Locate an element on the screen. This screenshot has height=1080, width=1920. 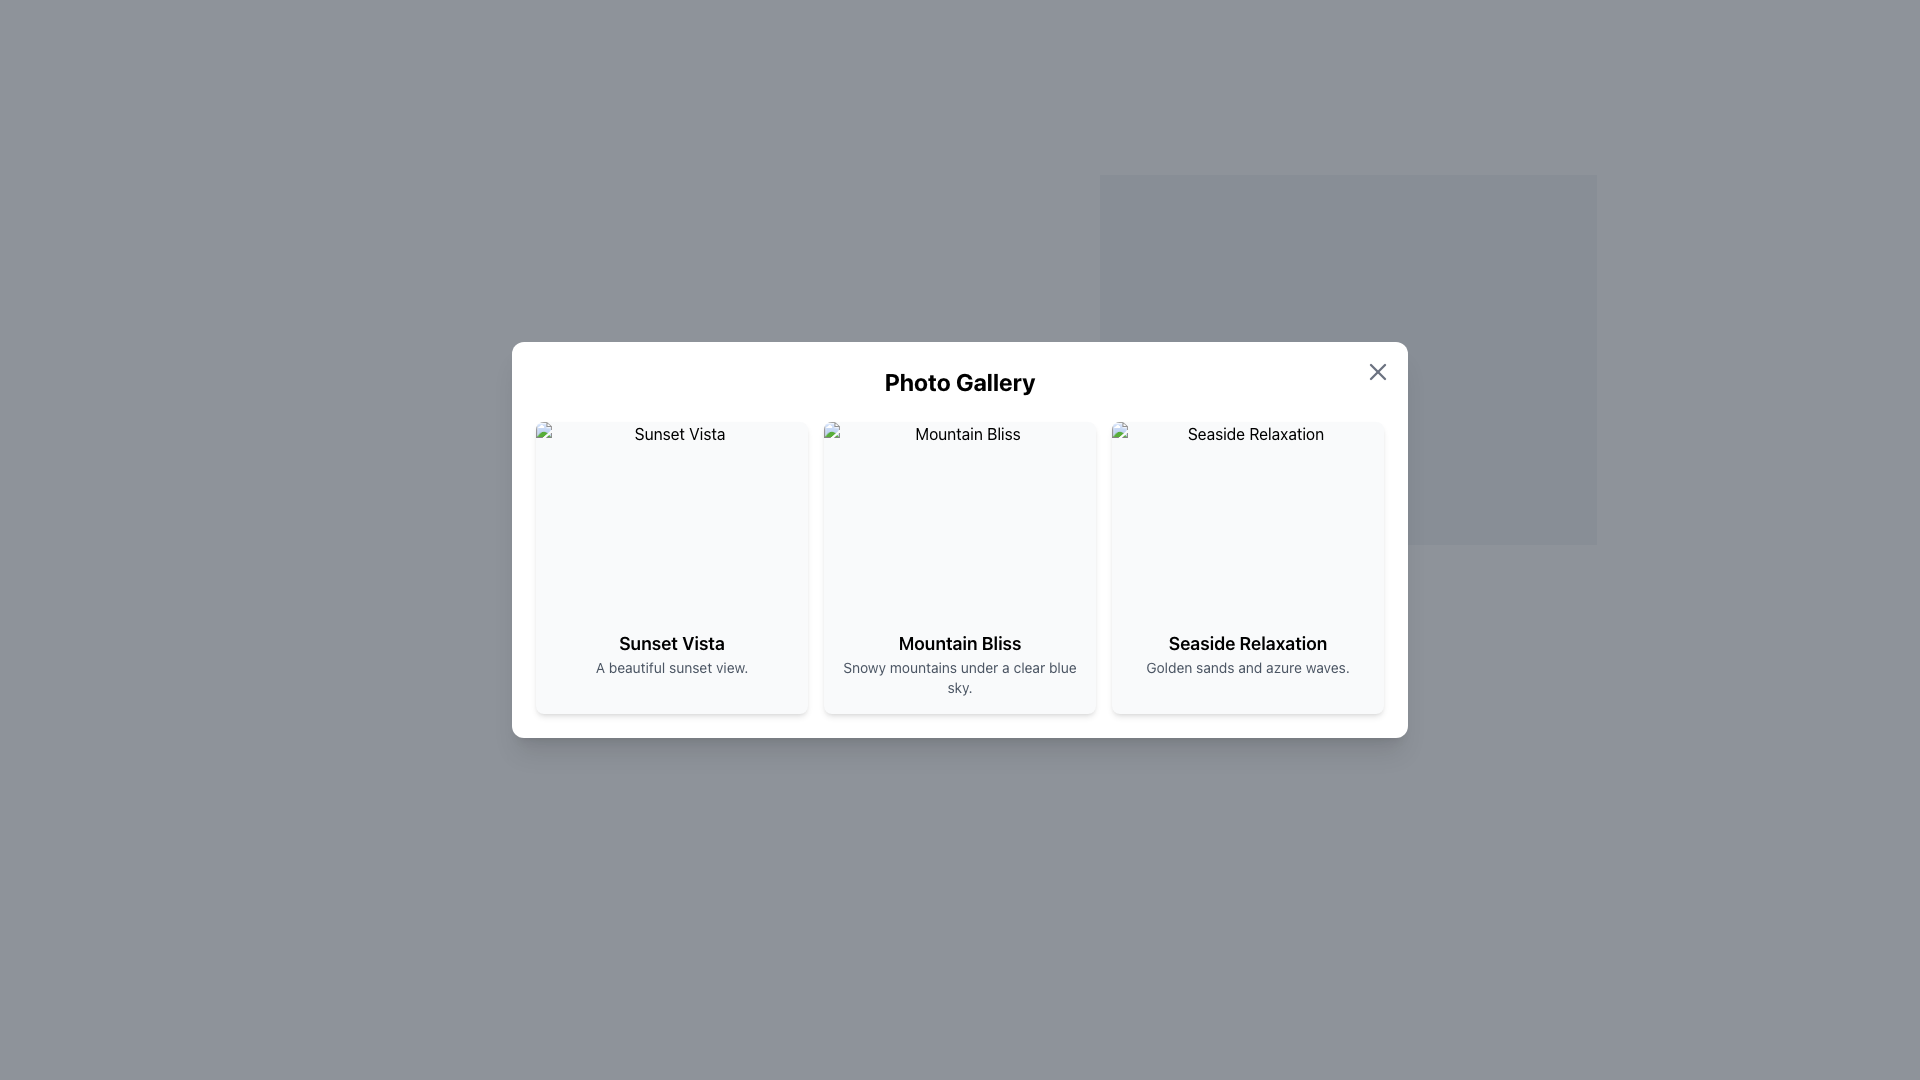
the Text Label that describes the visual or thematic content of the 'Mountain Bliss' card, located centrally at the bottom of the middle card in a three-card layout is located at coordinates (960, 677).